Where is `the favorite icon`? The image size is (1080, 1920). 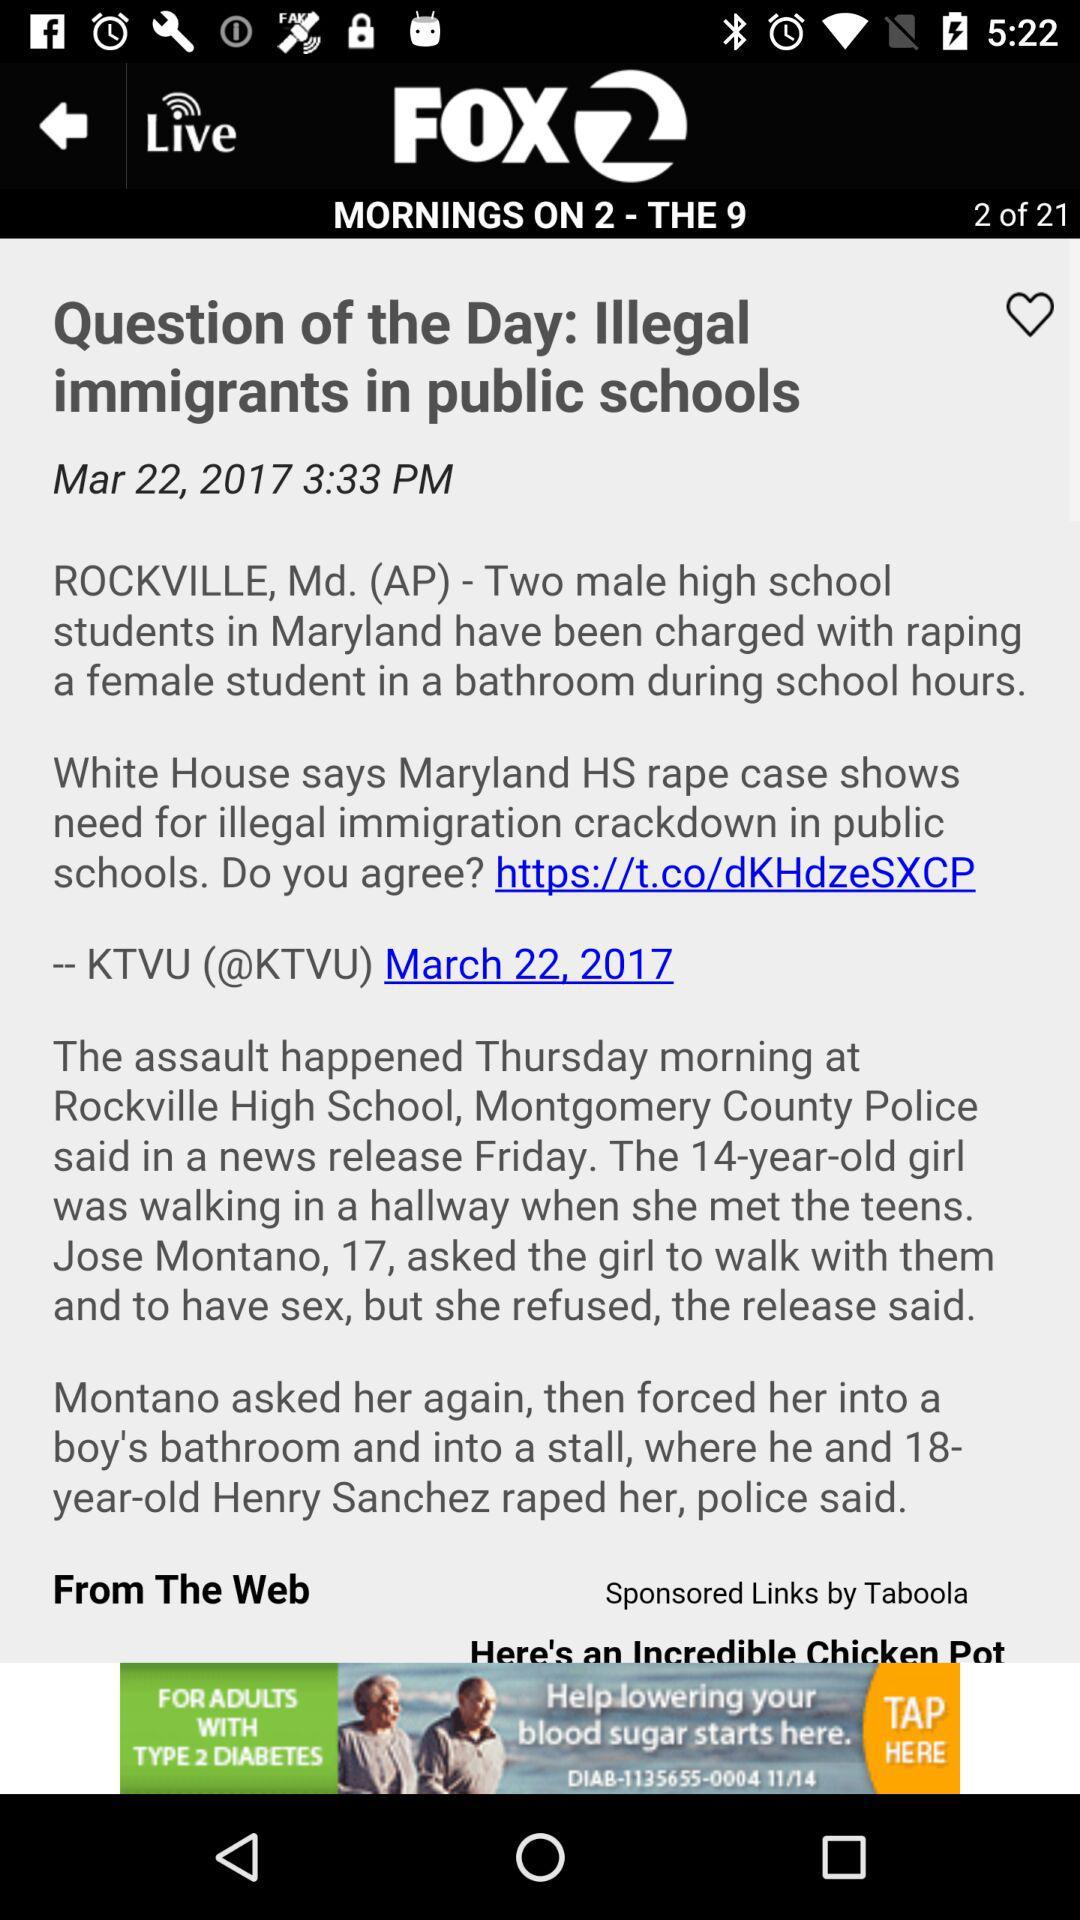
the favorite icon is located at coordinates (1017, 313).